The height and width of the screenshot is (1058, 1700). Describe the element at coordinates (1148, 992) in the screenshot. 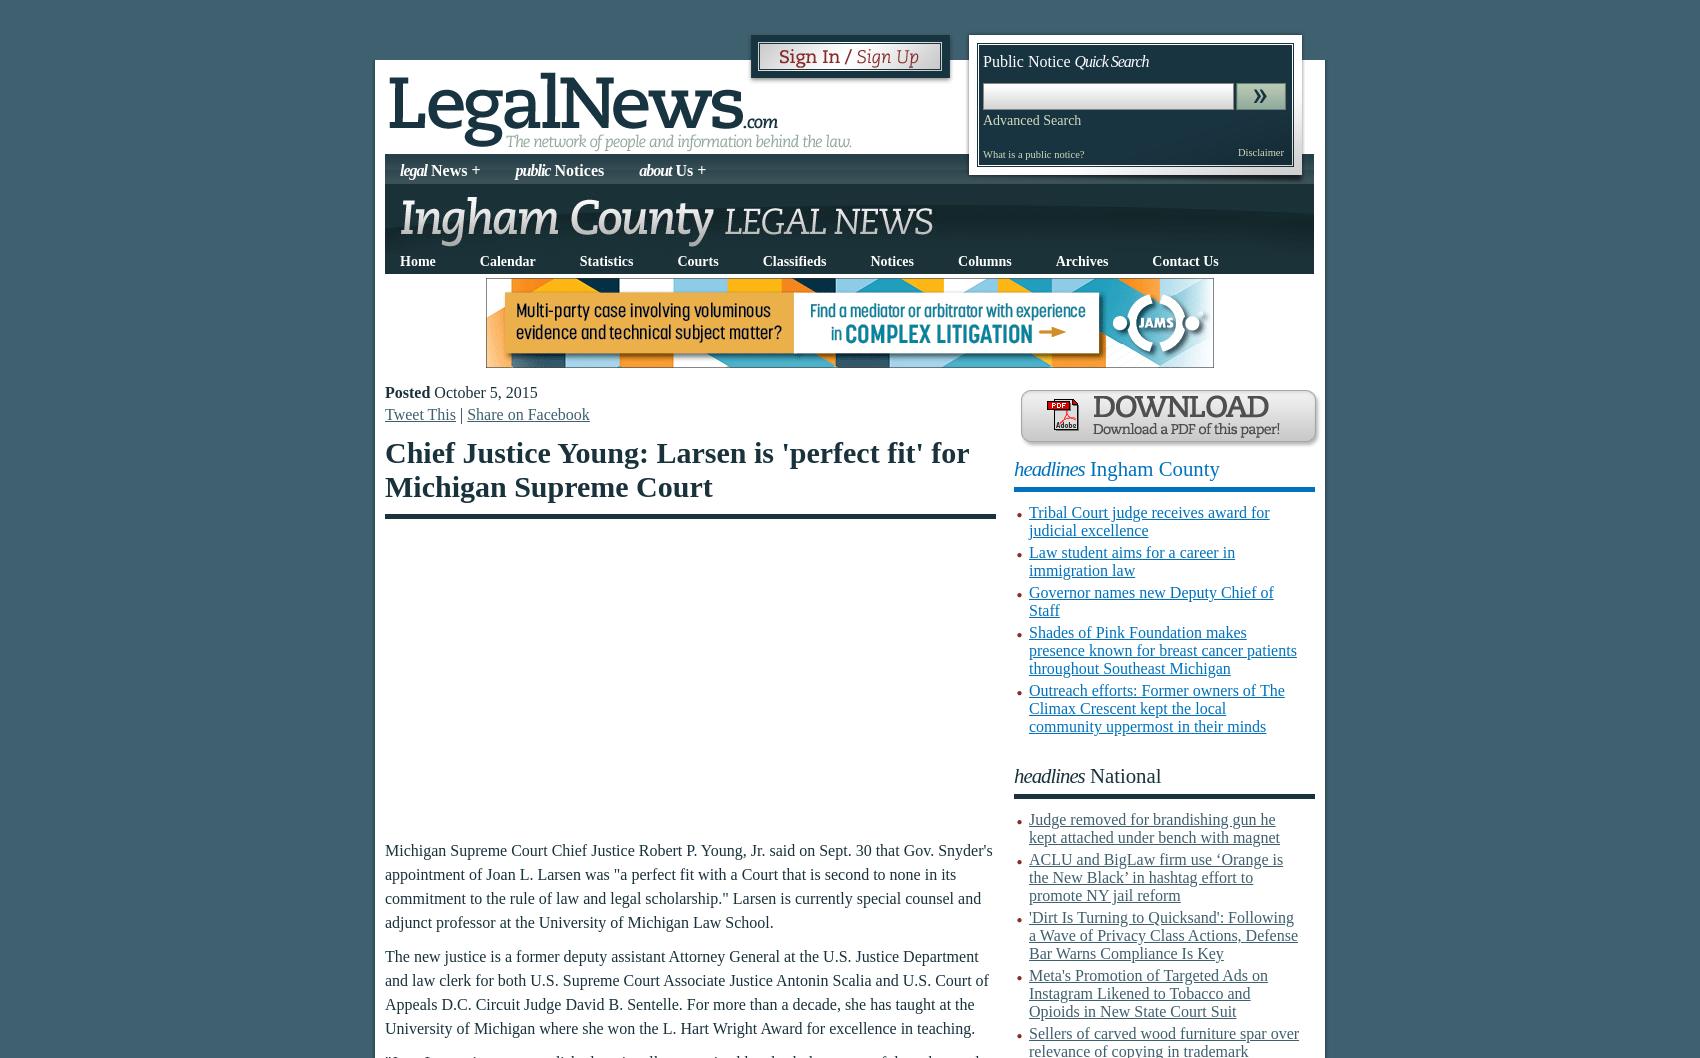

I see `'Meta's Promotion of Targeted Ads on Instagram Likened to Tobacco and Opioids in New State Court Suit'` at that location.